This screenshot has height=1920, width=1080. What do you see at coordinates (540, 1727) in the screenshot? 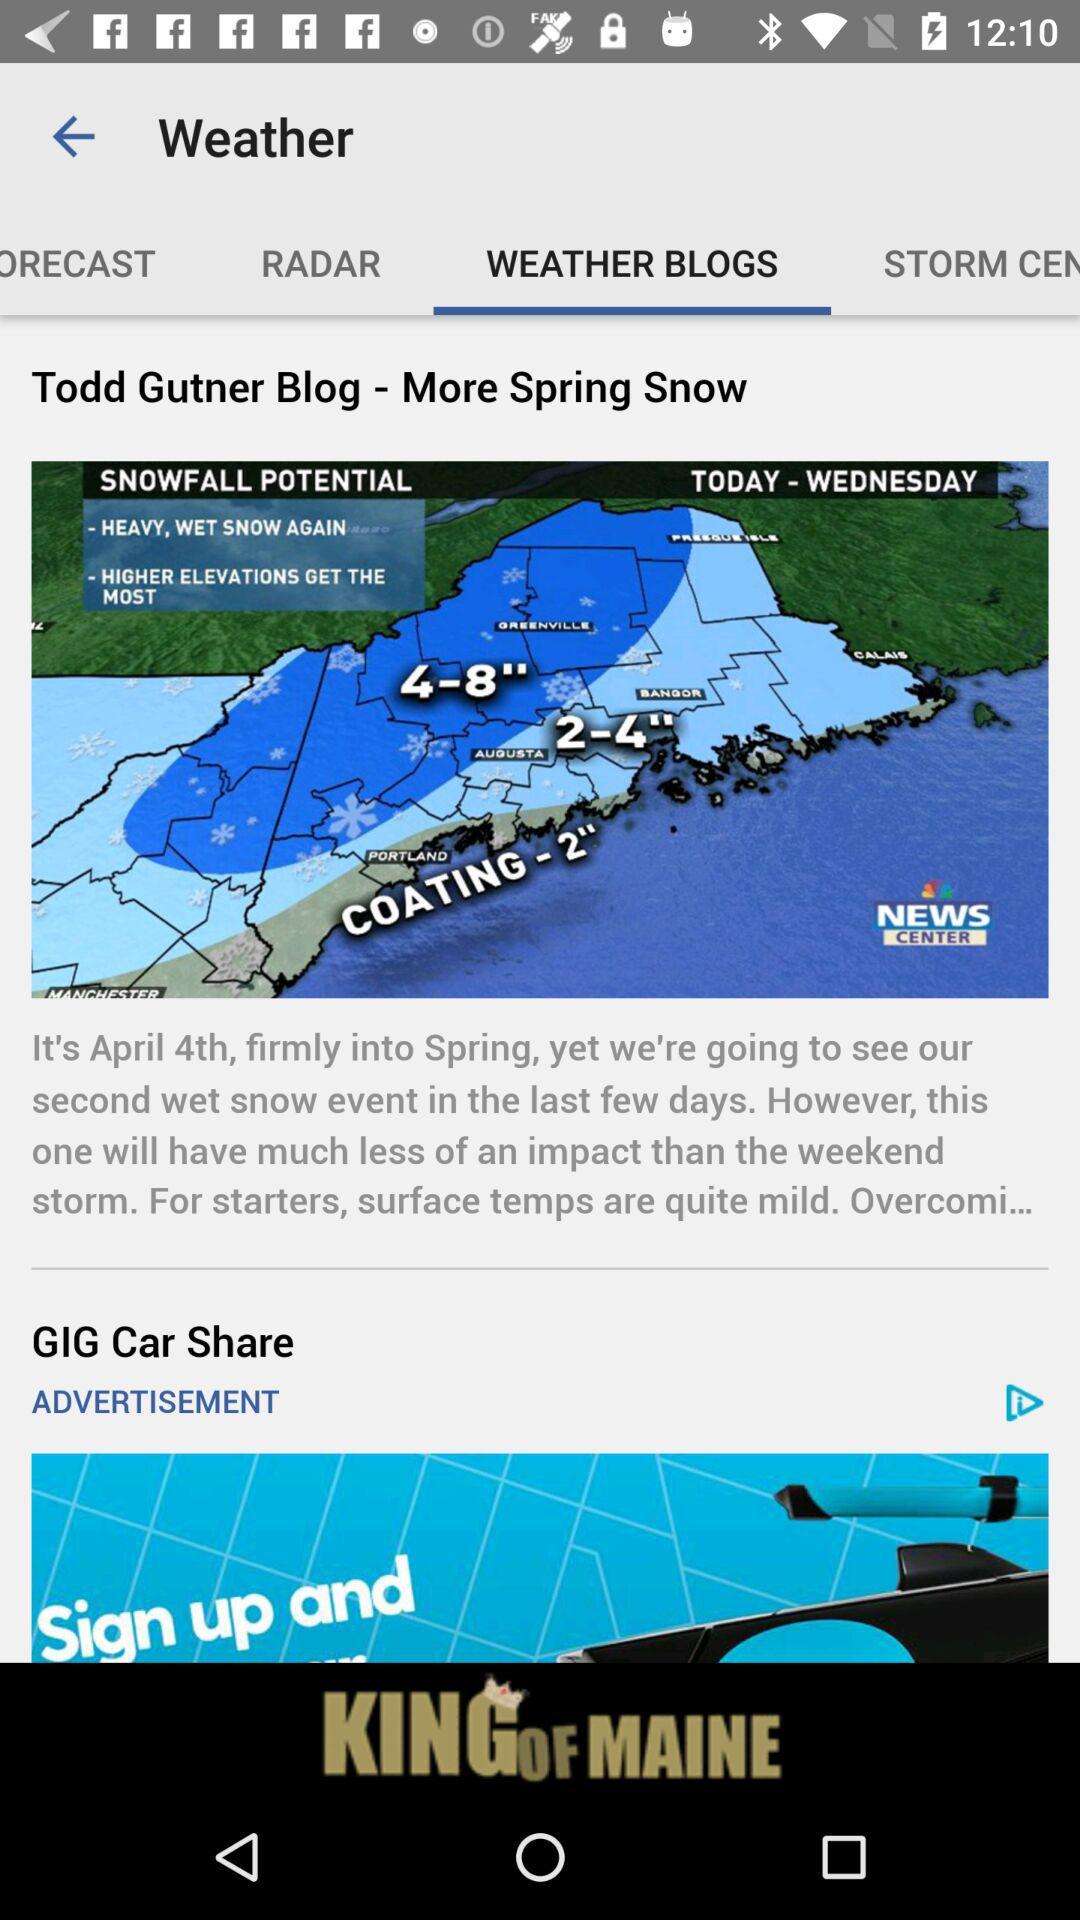
I see `kingofmaine` at bounding box center [540, 1727].